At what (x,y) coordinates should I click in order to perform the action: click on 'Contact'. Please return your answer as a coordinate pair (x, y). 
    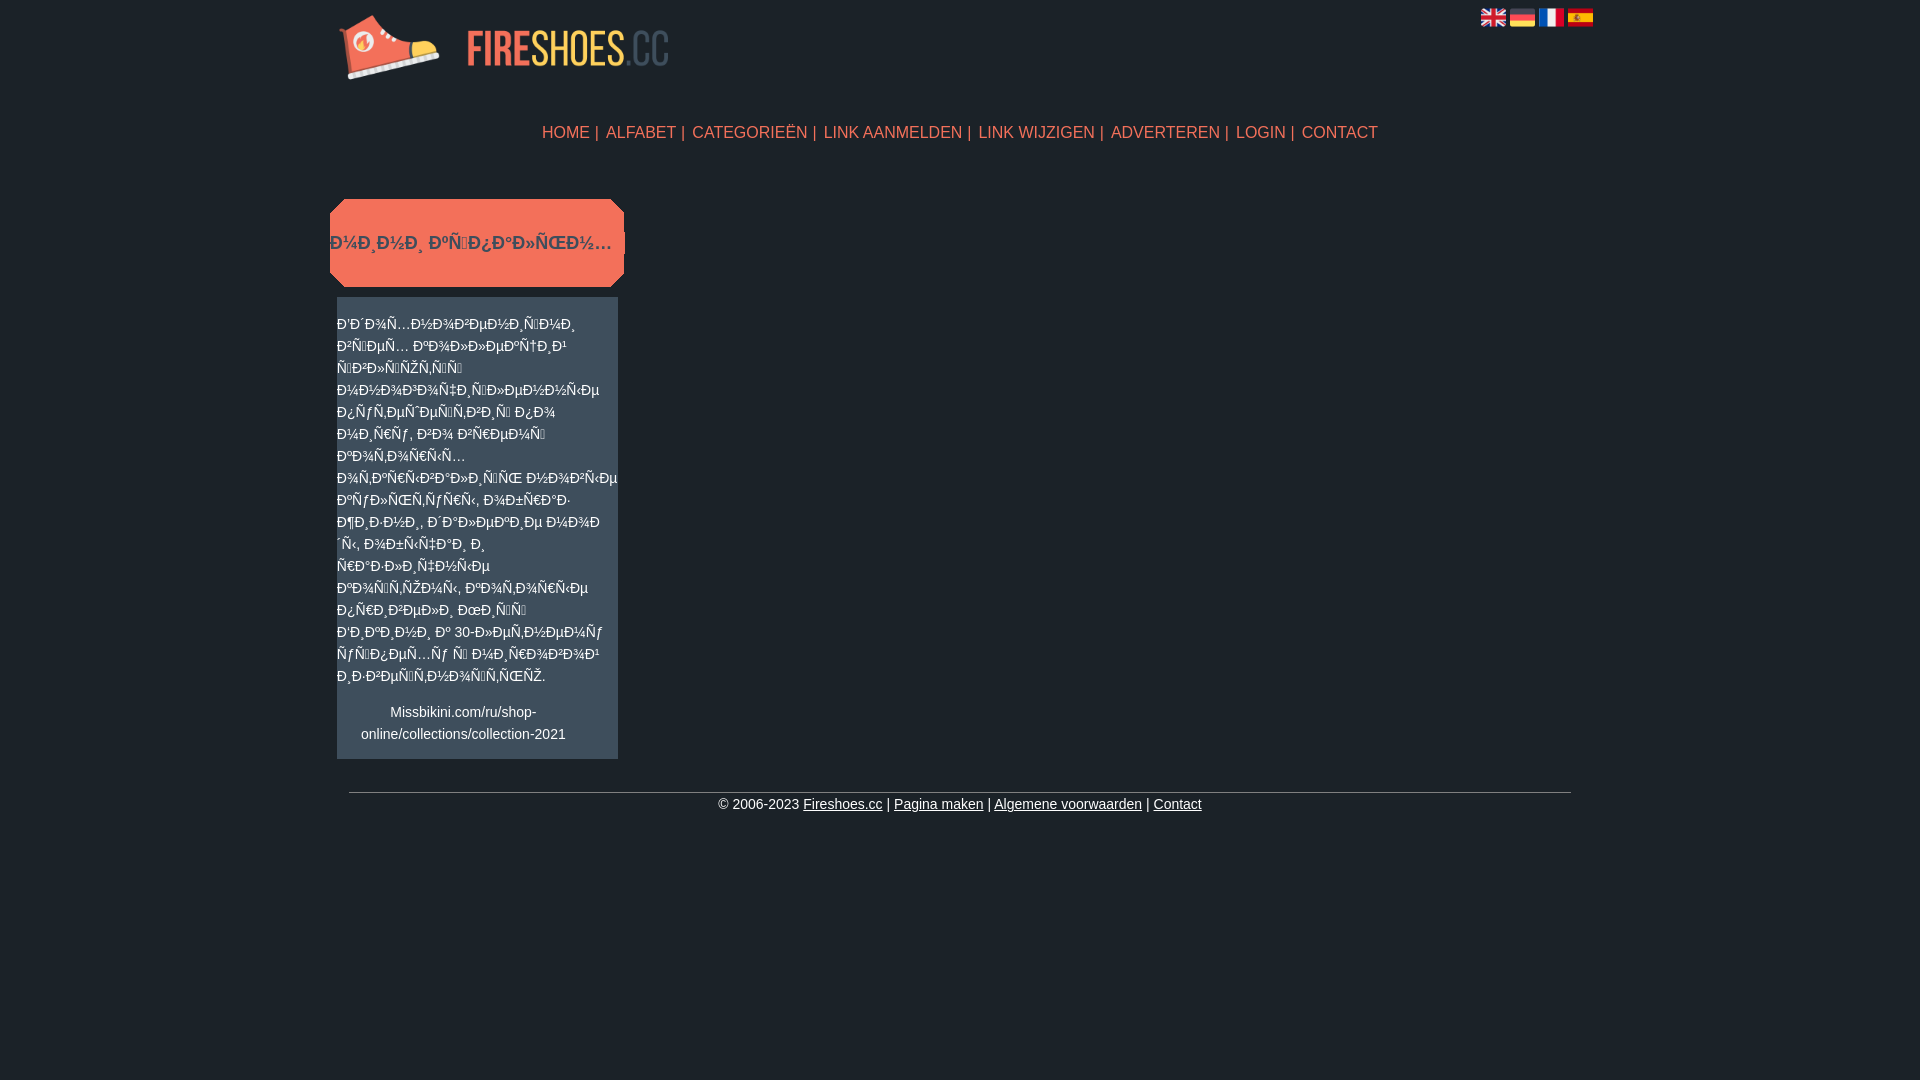
    Looking at the image, I should click on (1177, 802).